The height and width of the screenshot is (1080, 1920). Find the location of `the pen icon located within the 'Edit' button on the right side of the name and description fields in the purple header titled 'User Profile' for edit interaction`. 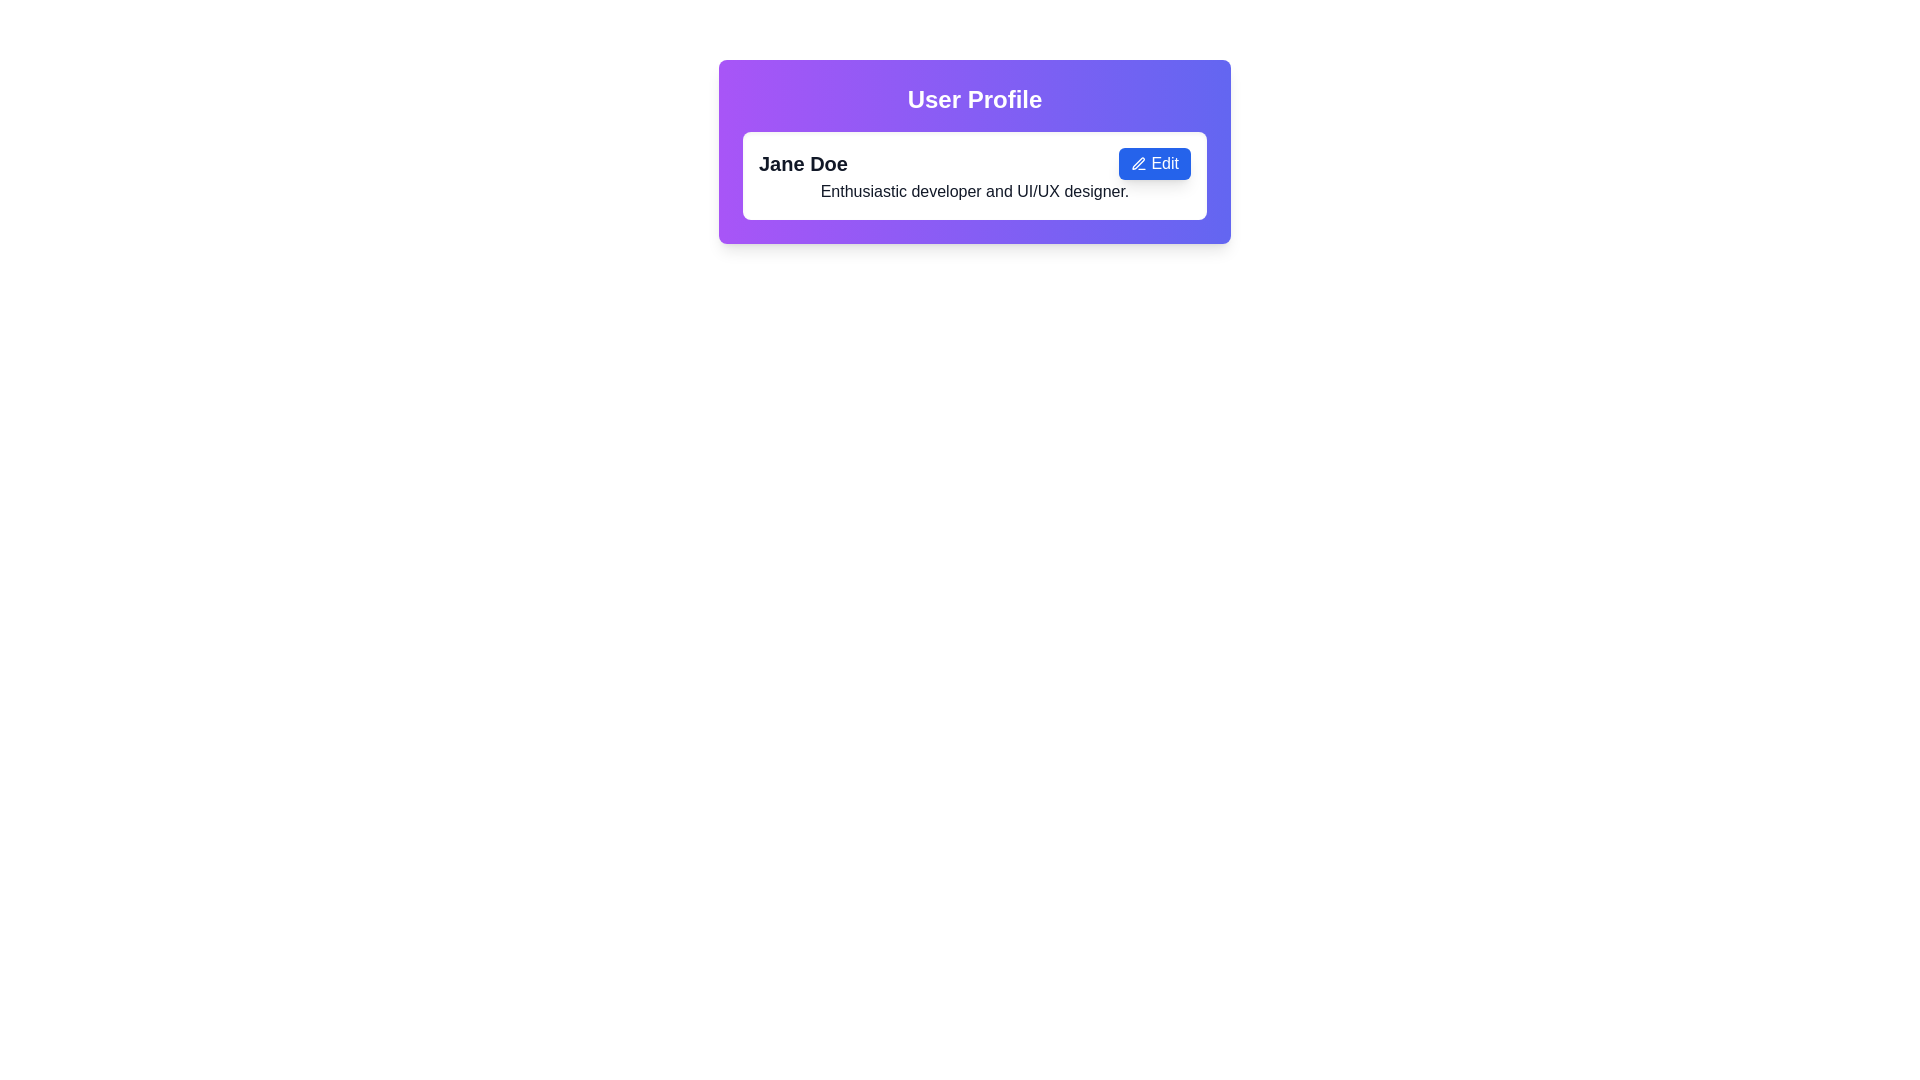

the pen icon located within the 'Edit' button on the right side of the name and description fields in the purple header titled 'User Profile' for edit interaction is located at coordinates (1139, 162).